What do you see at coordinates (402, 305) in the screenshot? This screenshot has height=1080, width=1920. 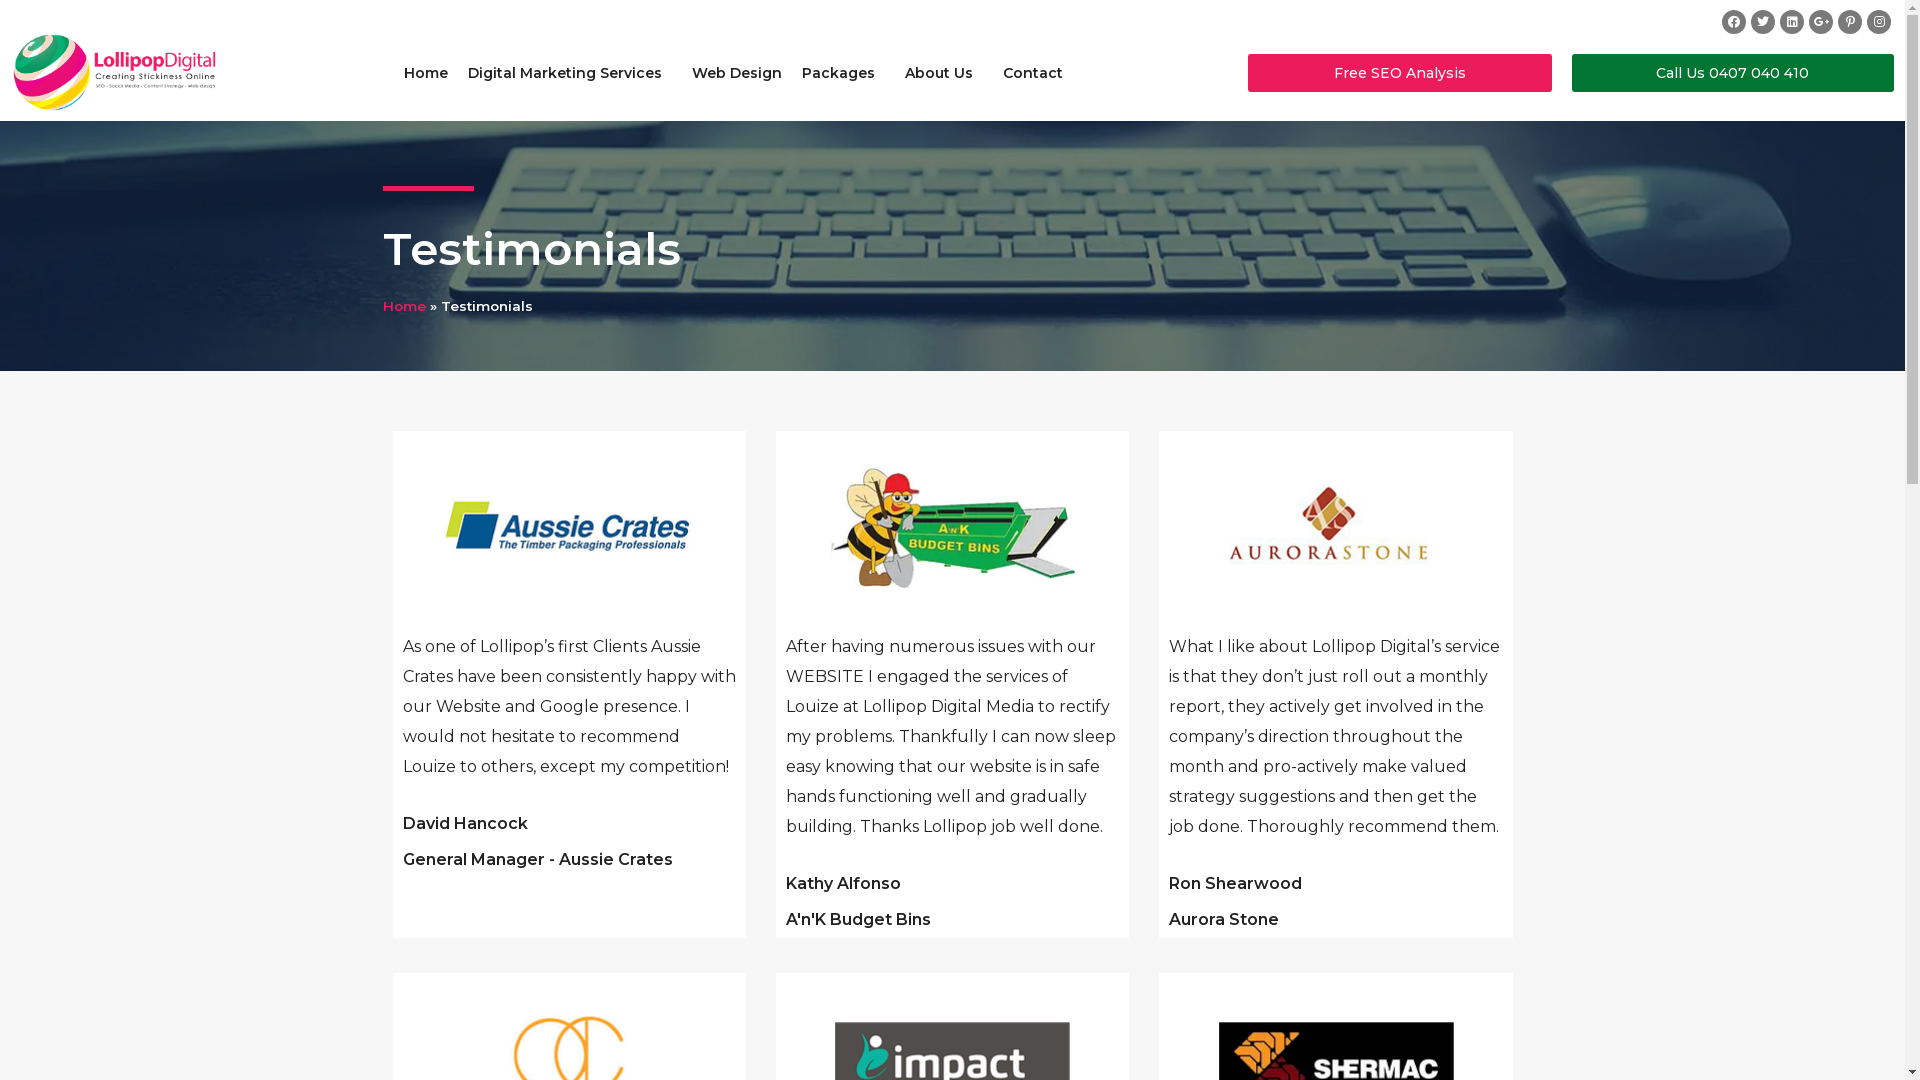 I see `'Home'` at bounding box center [402, 305].